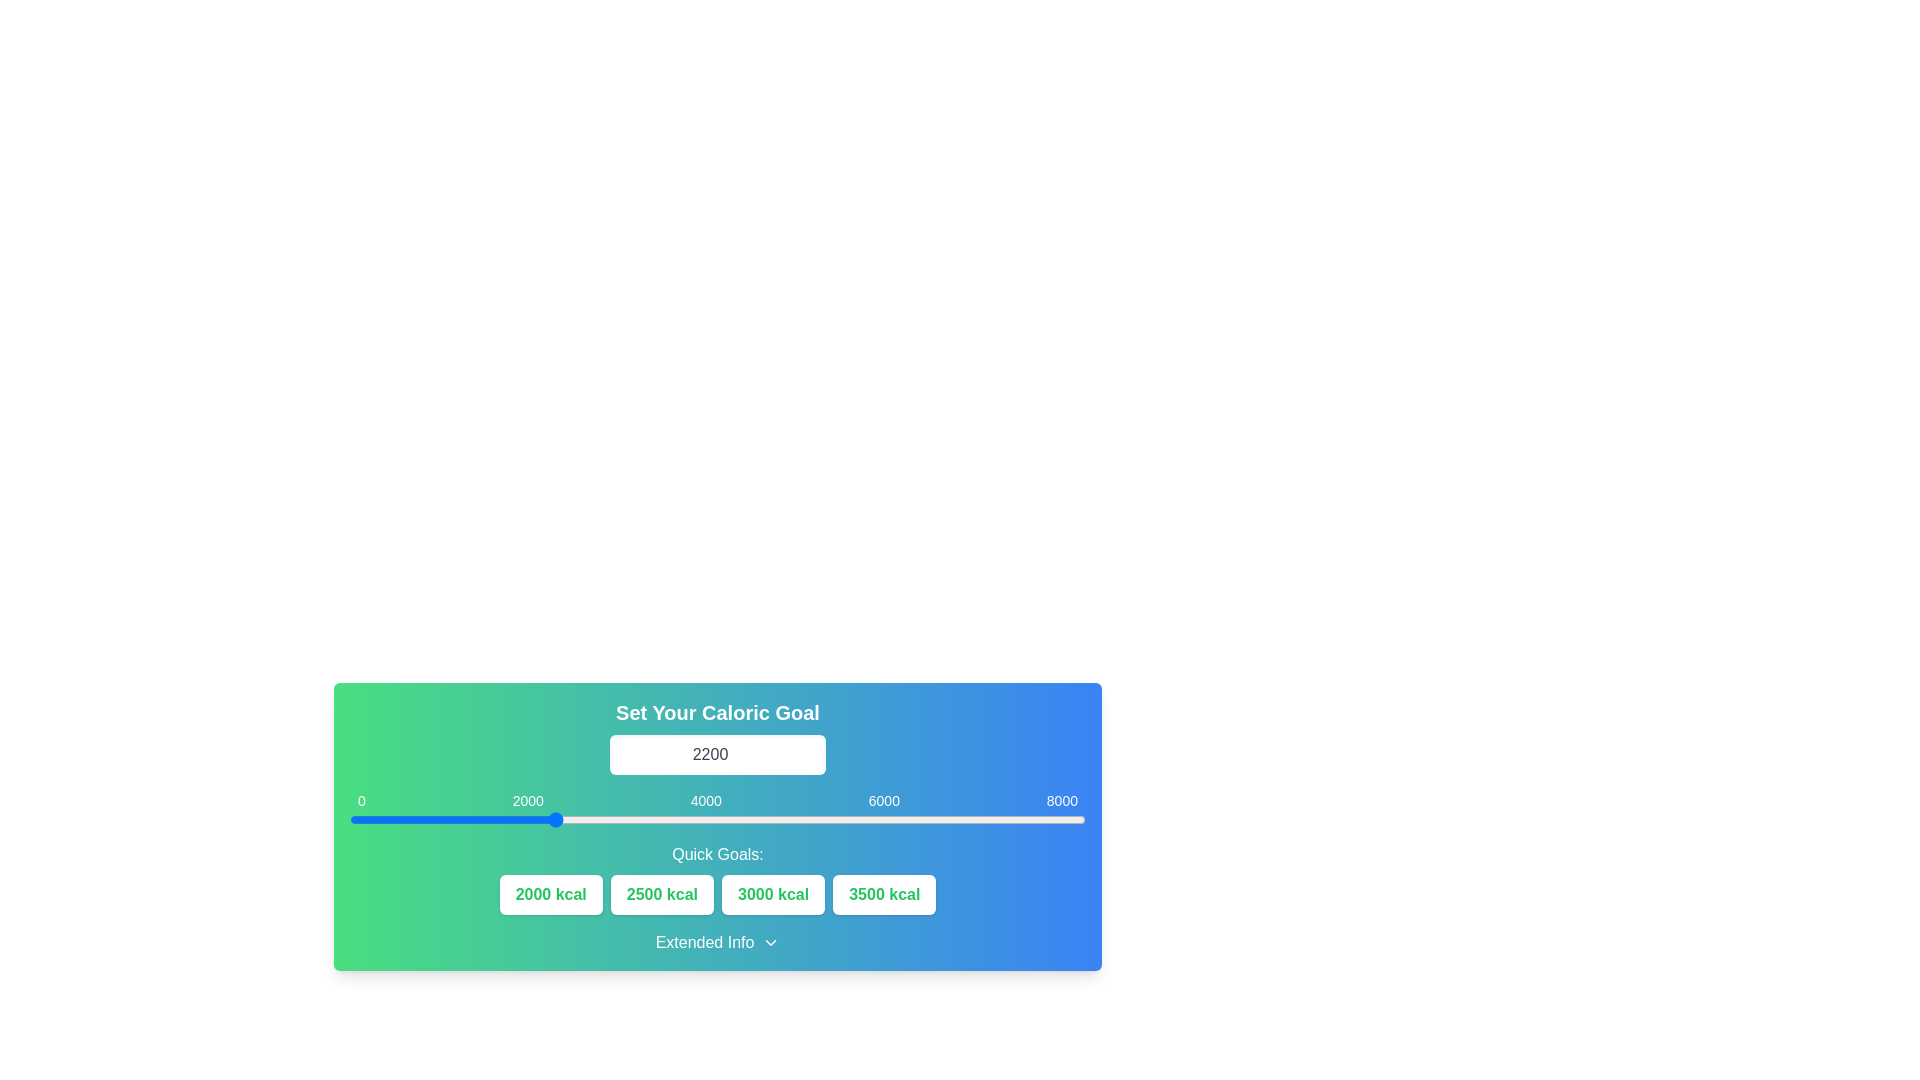 The image size is (1920, 1080). I want to click on caloric goal, so click(700, 820).